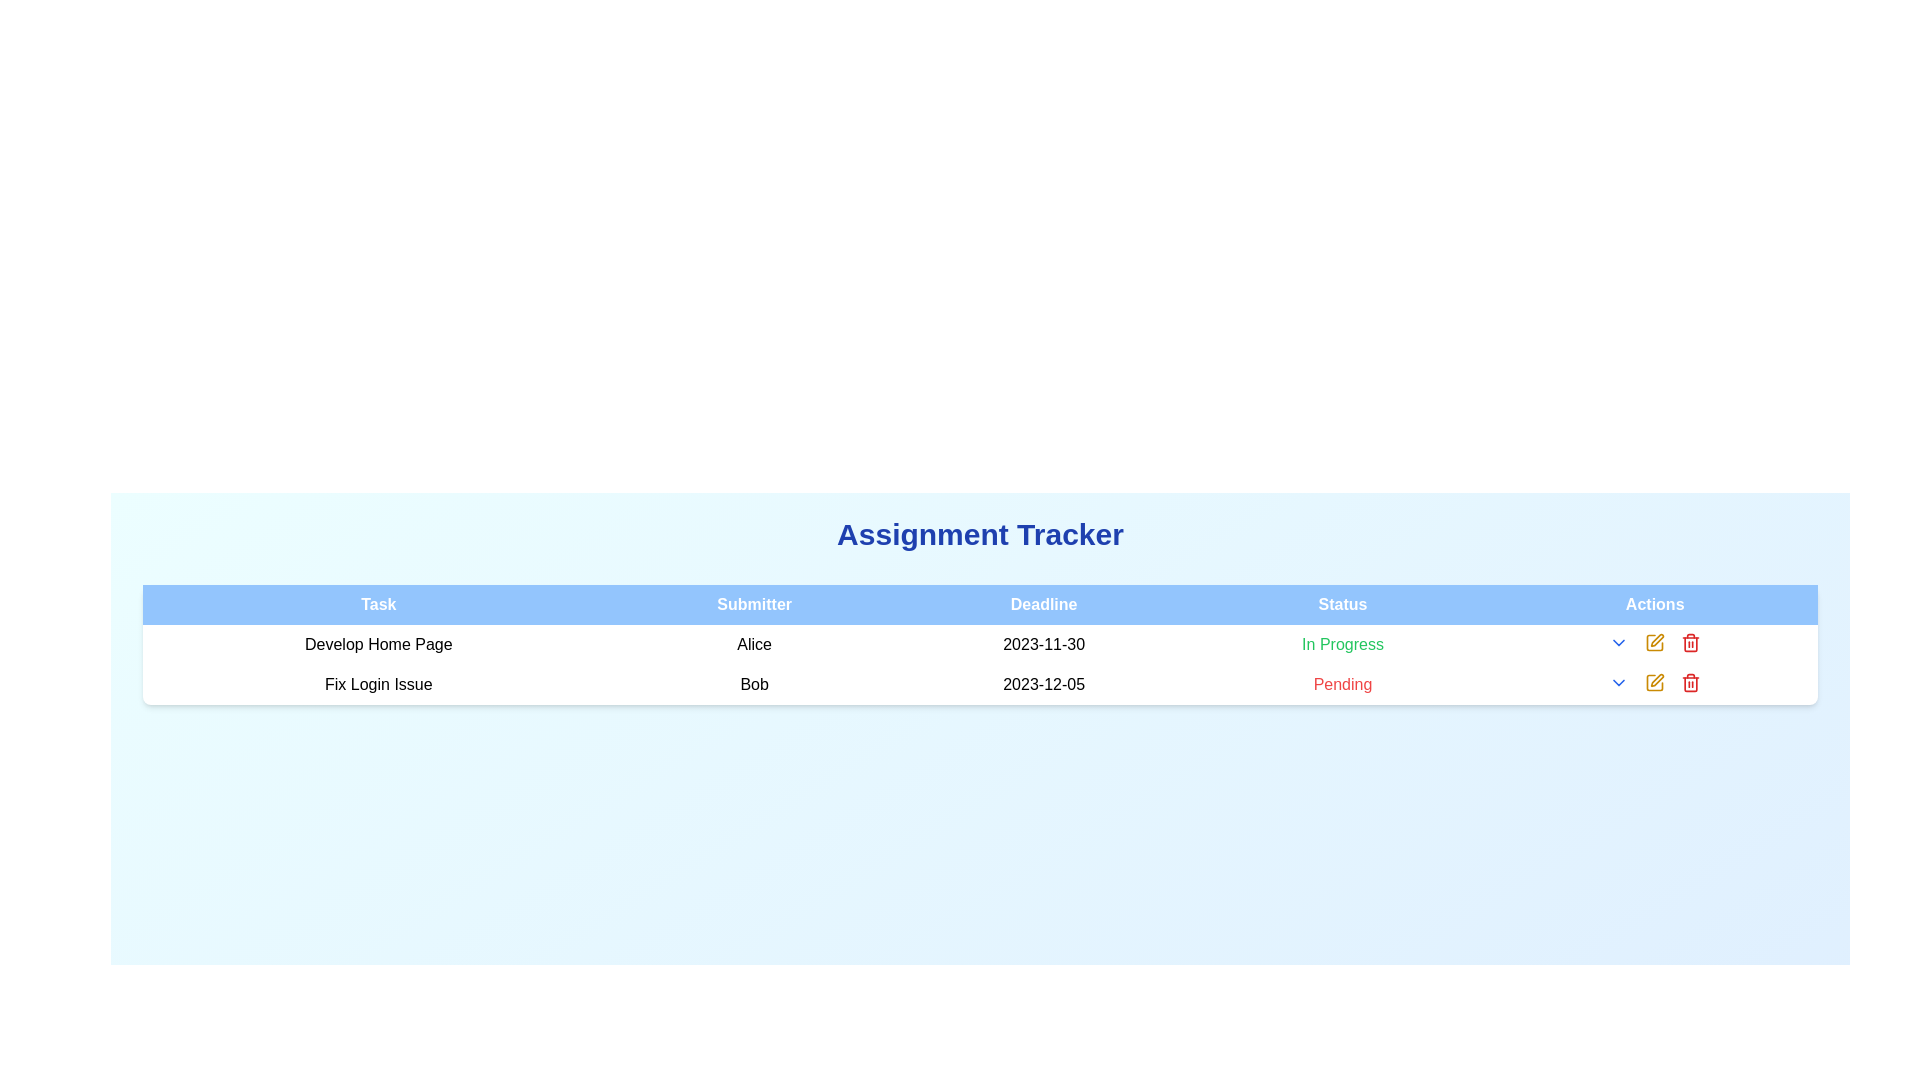 The height and width of the screenshot is (1080, 1920). Describe the element at coordinates (1657, 640) in the screenshot. I see `the edit icon` at that location.